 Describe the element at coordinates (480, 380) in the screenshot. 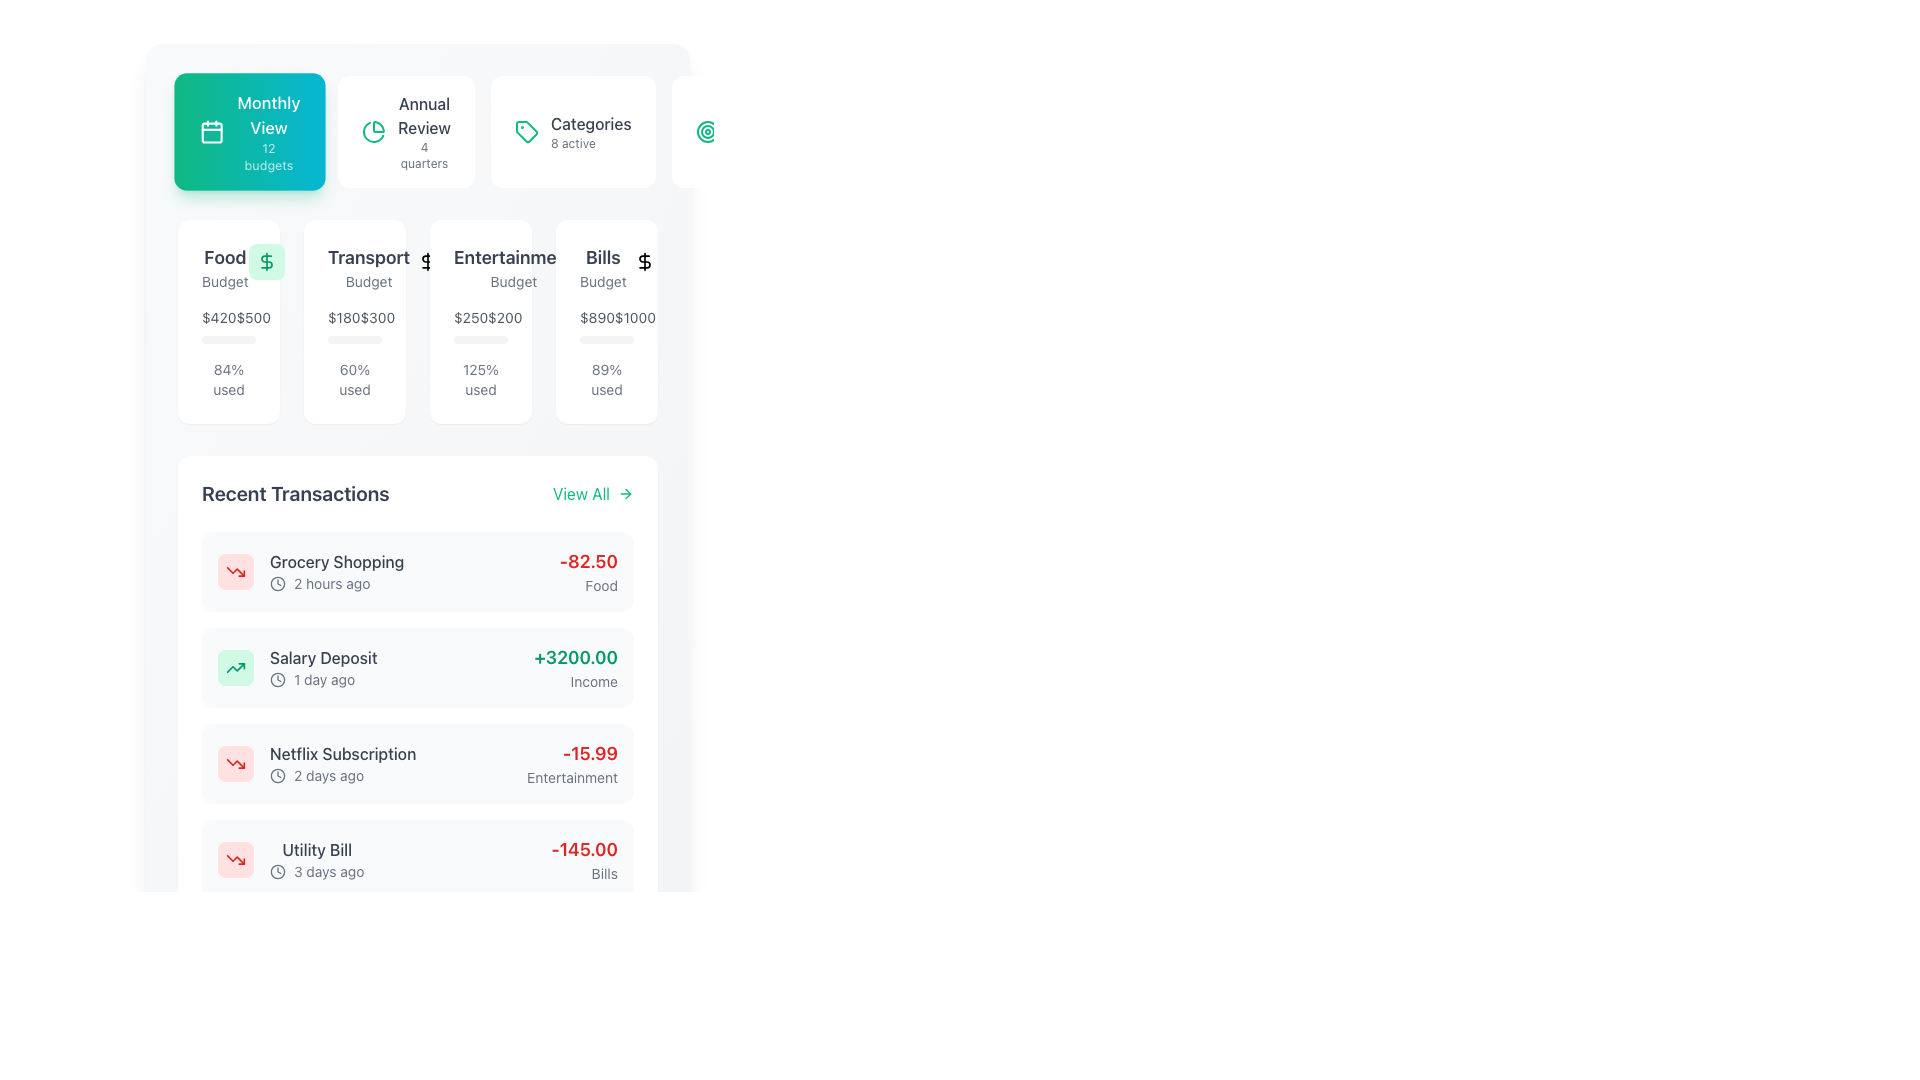

I see `the Text label displaying the percentage of the budget used for the 'Entertainment' category, which is located at the bottom of the 'Entertainment' budget card` at that location.